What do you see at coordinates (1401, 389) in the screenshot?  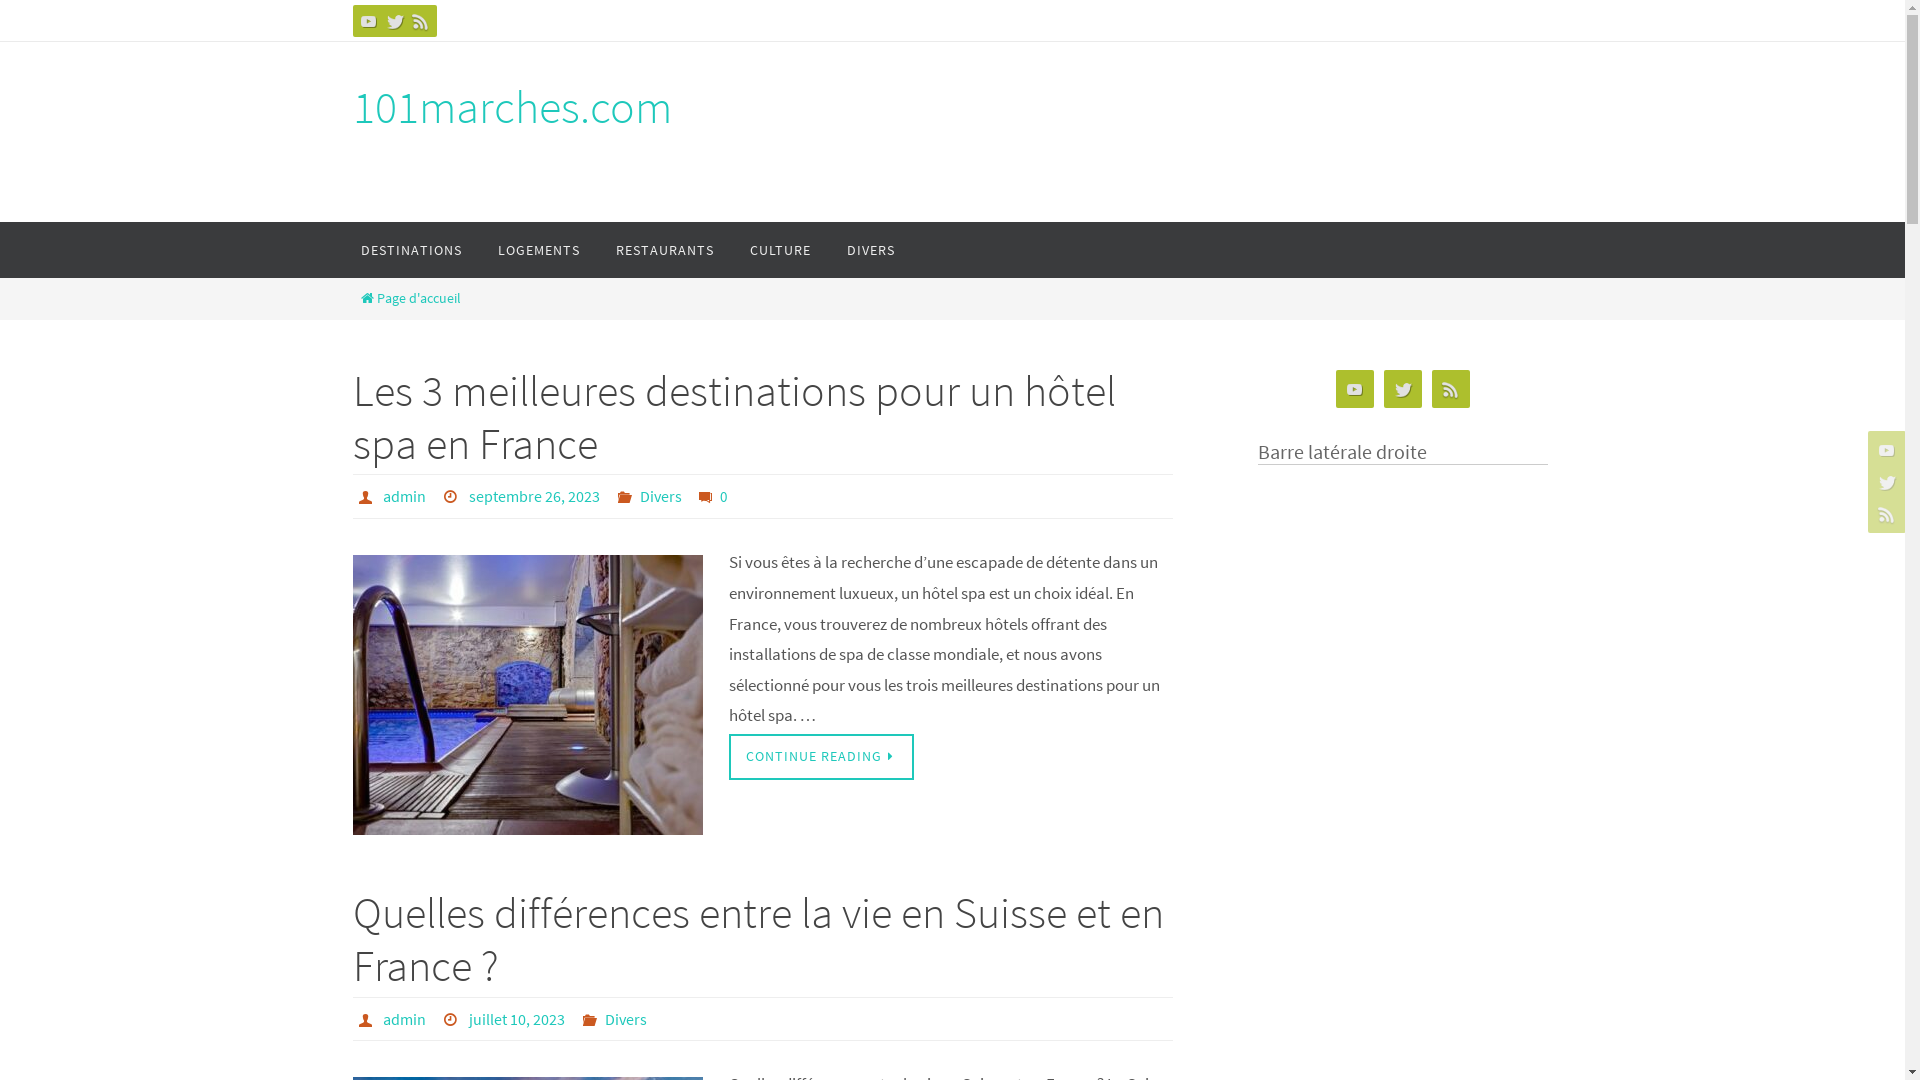 I see `'Twitter'` at bounding box center [1401, 389].